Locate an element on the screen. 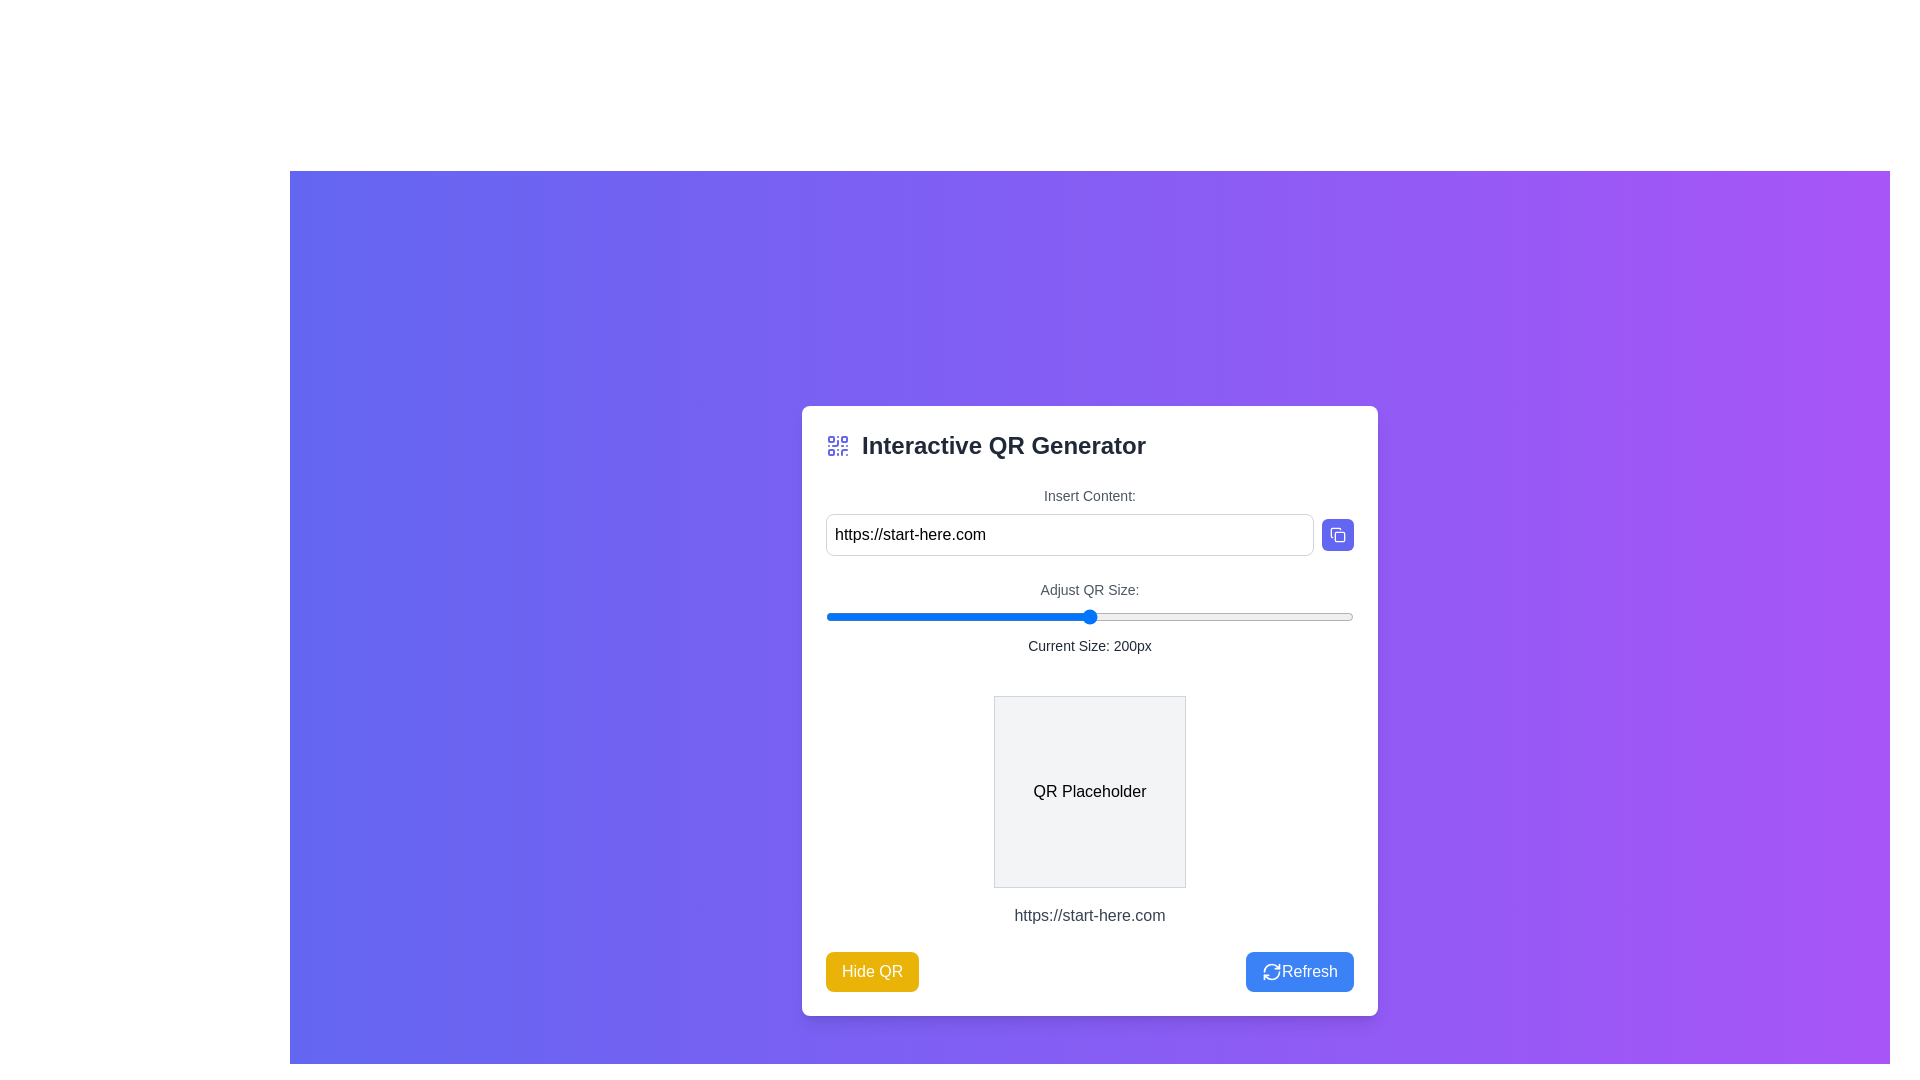  the gray square labeled 'QR Placeholder' located beneath the 'Adjust QR Size' section in the Interactive QR Generator interface is located at coordinates (1088, 790).